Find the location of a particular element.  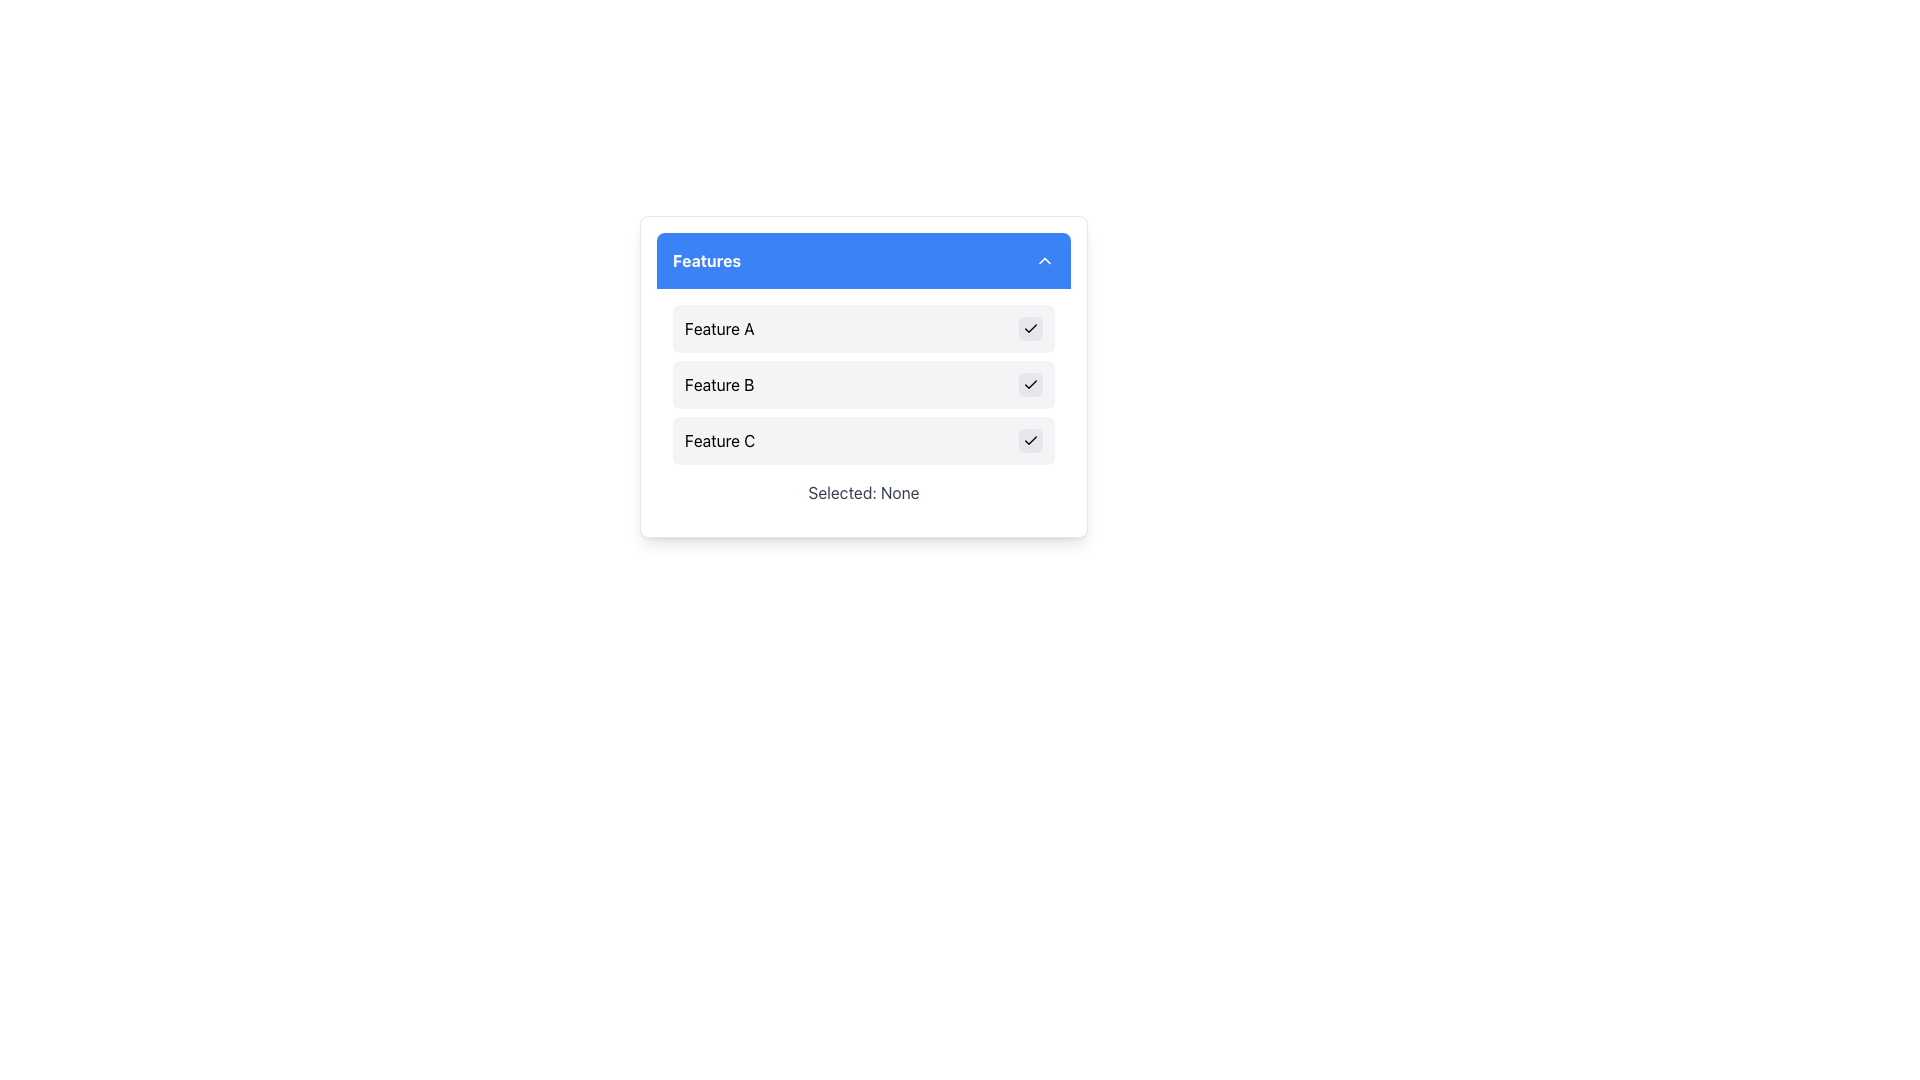

the static text label 'Feature B', which is the second item in the list under the 'Features' header, positioned between 'Feature A' and 'Feature C' is located at coordinates (719, 385).